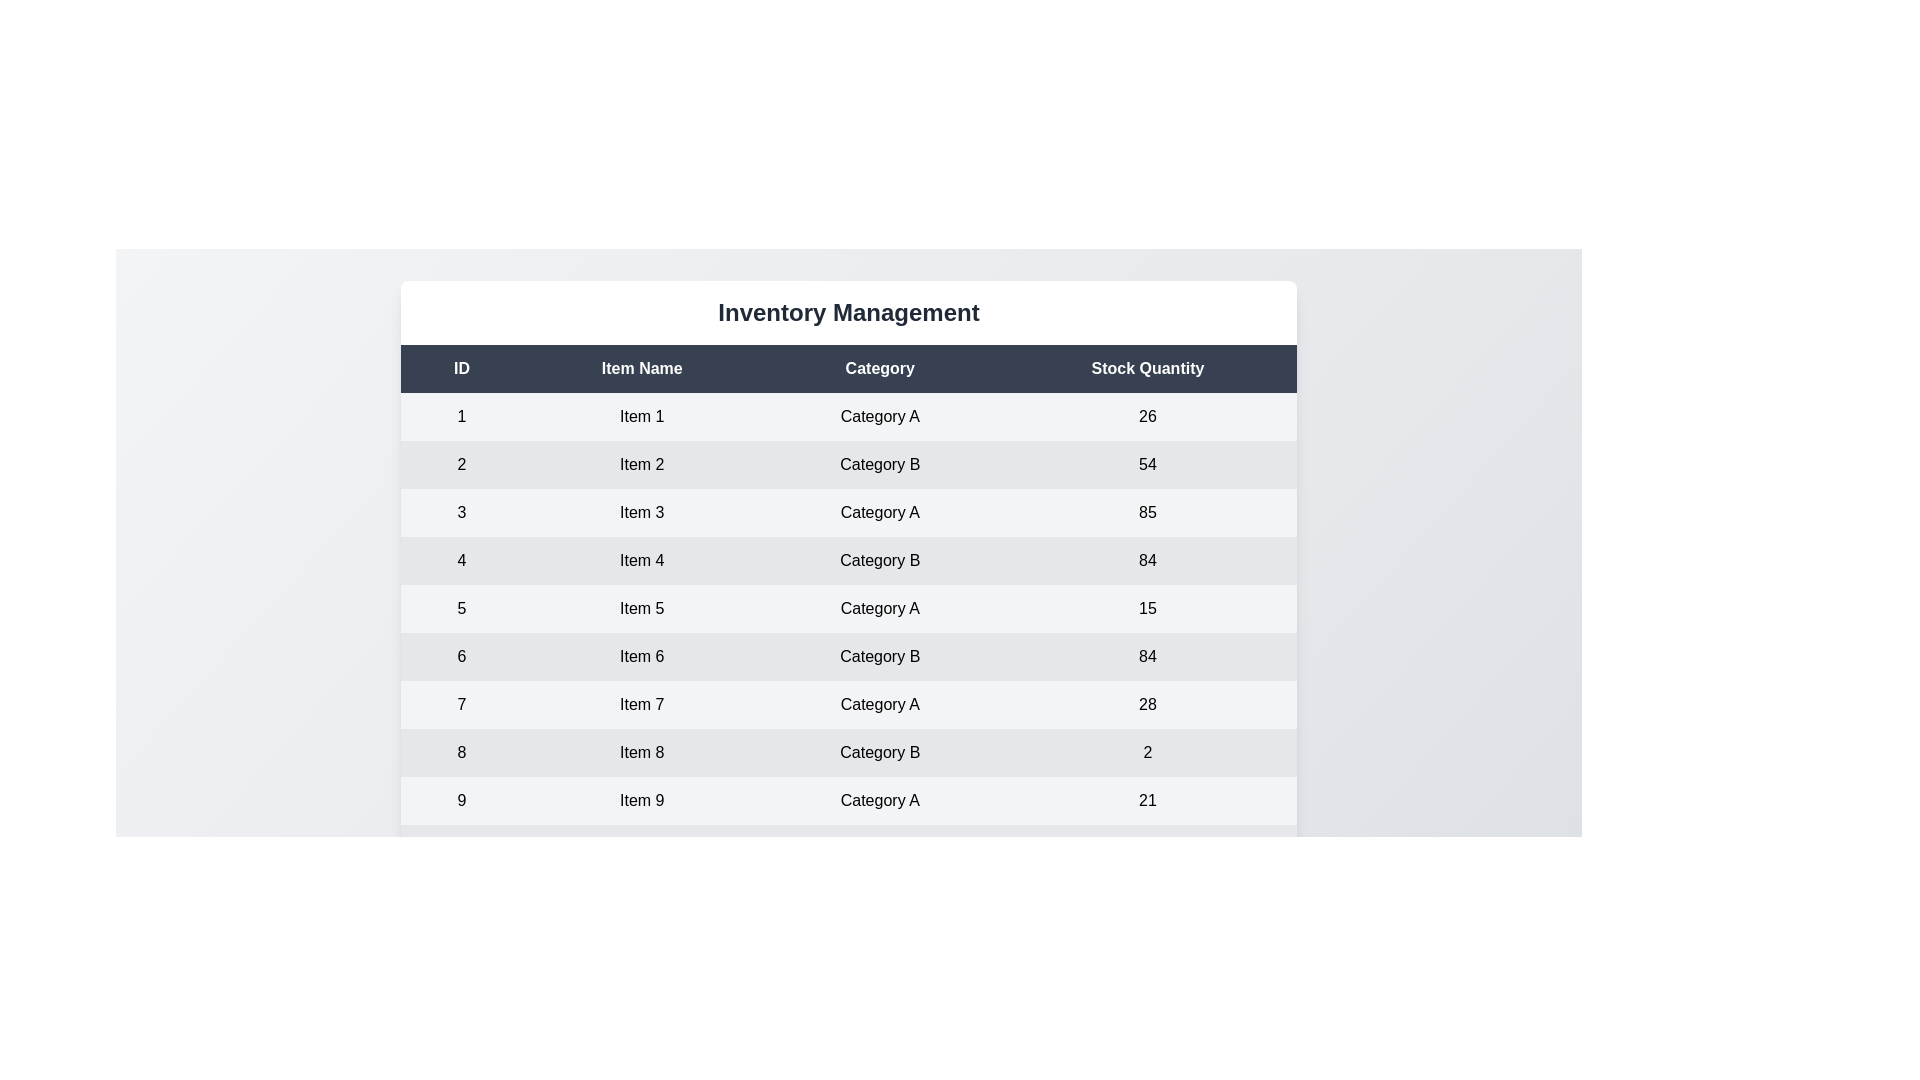 The height and width of the screenshot is (1080, 1920). I want to click on the header ID in the table, so click(460, 369).